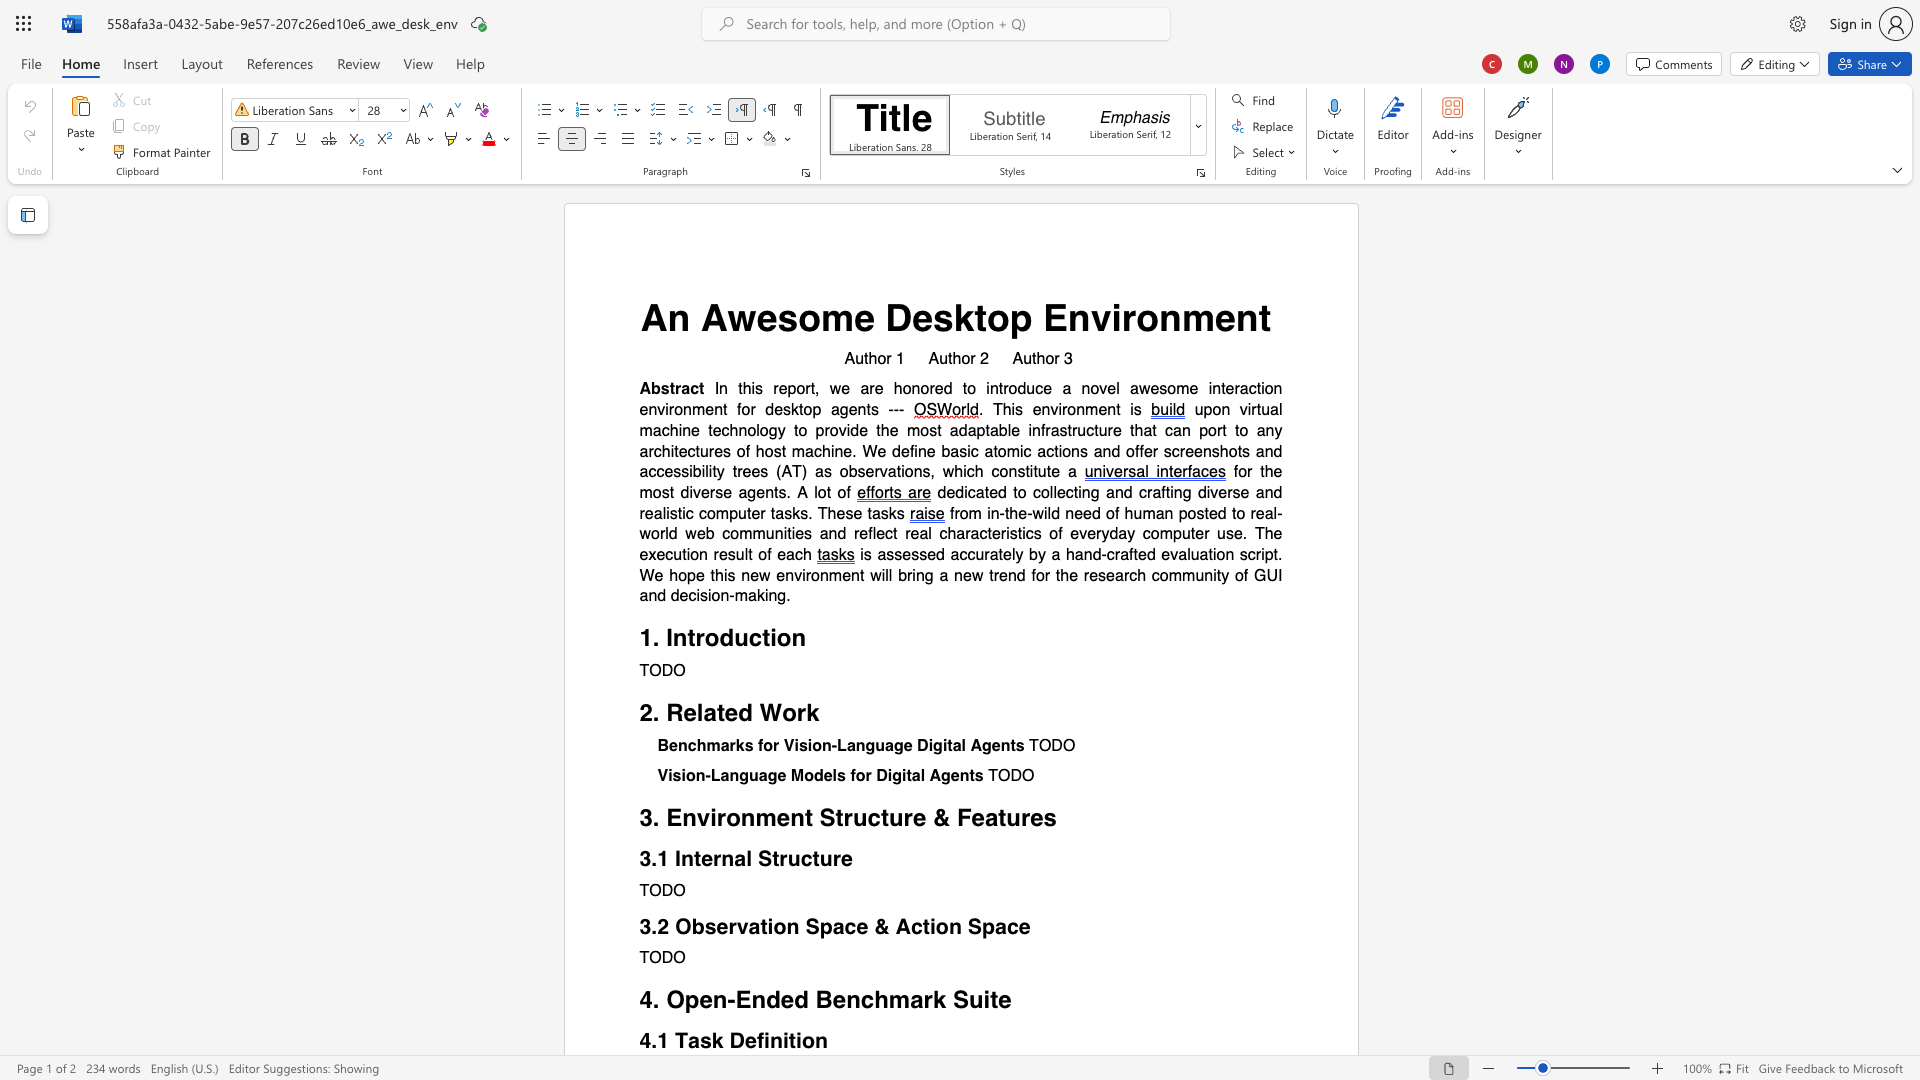  What do you see at coordinates (803, 409) in the screenshot?
I see `the subset text "op ag" within the text "In this report, we are honored to introduce a novel awesome interaction environment for desktop agents ---"` at bounding box center [803, 409].